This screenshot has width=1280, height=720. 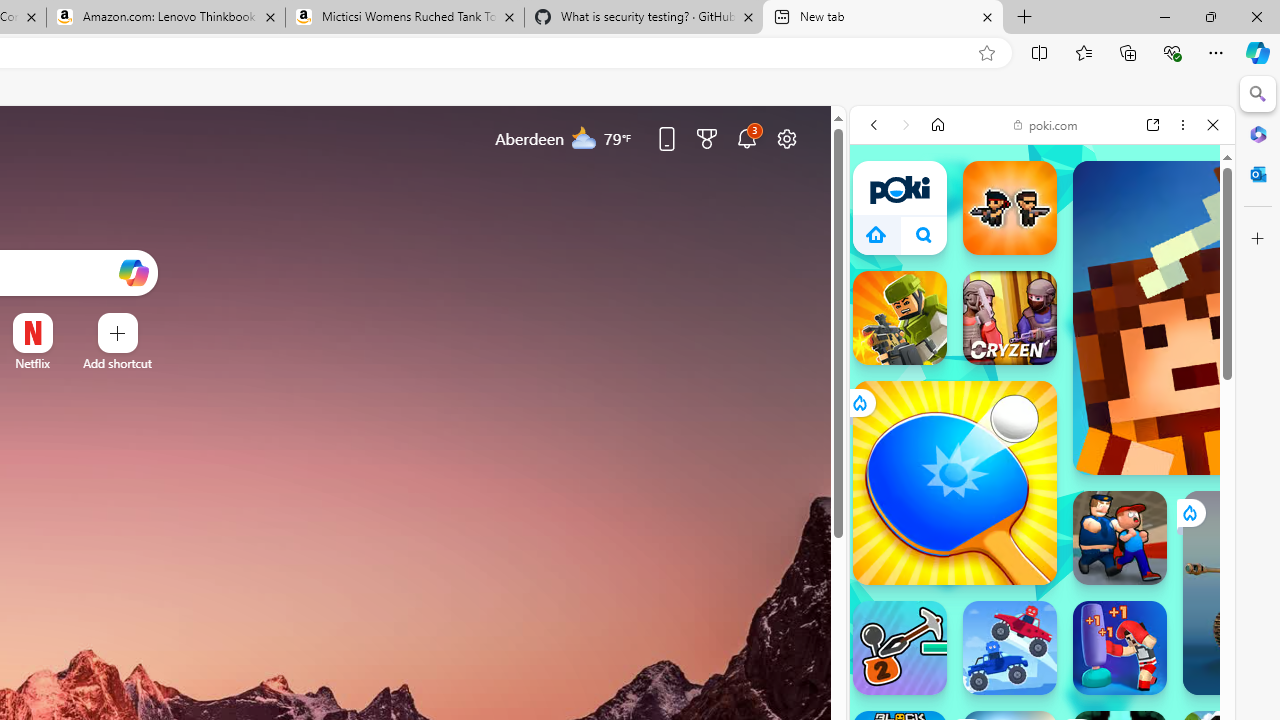 What do you see at coordinates (1120, 648) in the screenshot?
I see `'Punch Legend Simulator Punch Legend Simulator'` at bounding box center [1120, 648].